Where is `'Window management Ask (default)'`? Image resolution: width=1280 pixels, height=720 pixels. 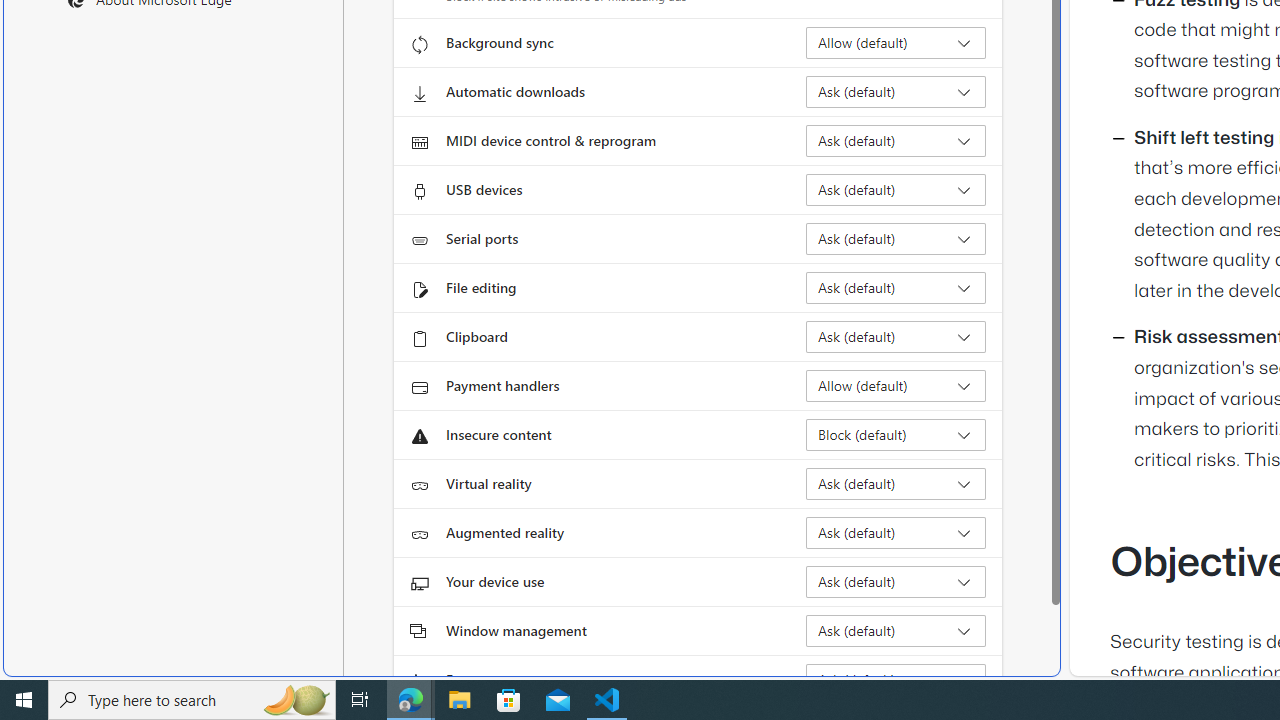
'Window management Ask (default)' is located at coordinates (895, 631).